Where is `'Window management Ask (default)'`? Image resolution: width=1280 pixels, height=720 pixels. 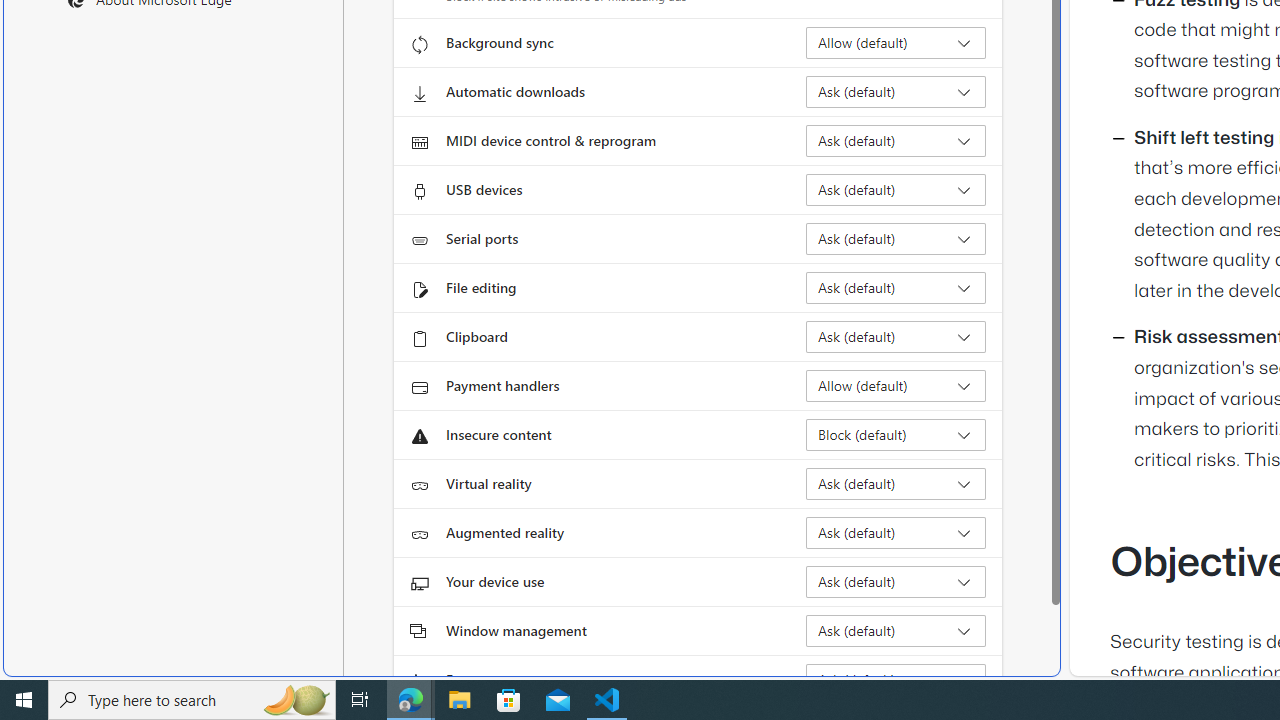
'Window management Ask (default)' is located at coordinates (895, 631).